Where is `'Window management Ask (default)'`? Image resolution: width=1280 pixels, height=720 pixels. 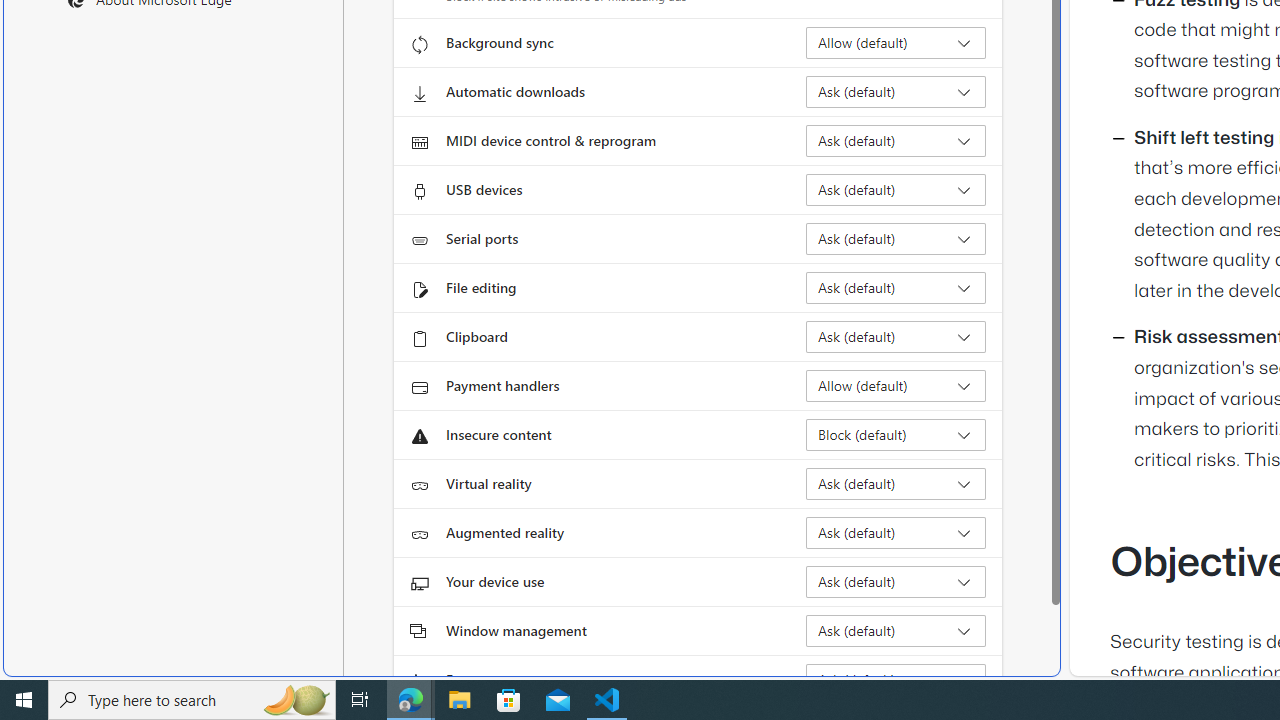
'Window management Ask (default)' is located at coordinates (895, 631).